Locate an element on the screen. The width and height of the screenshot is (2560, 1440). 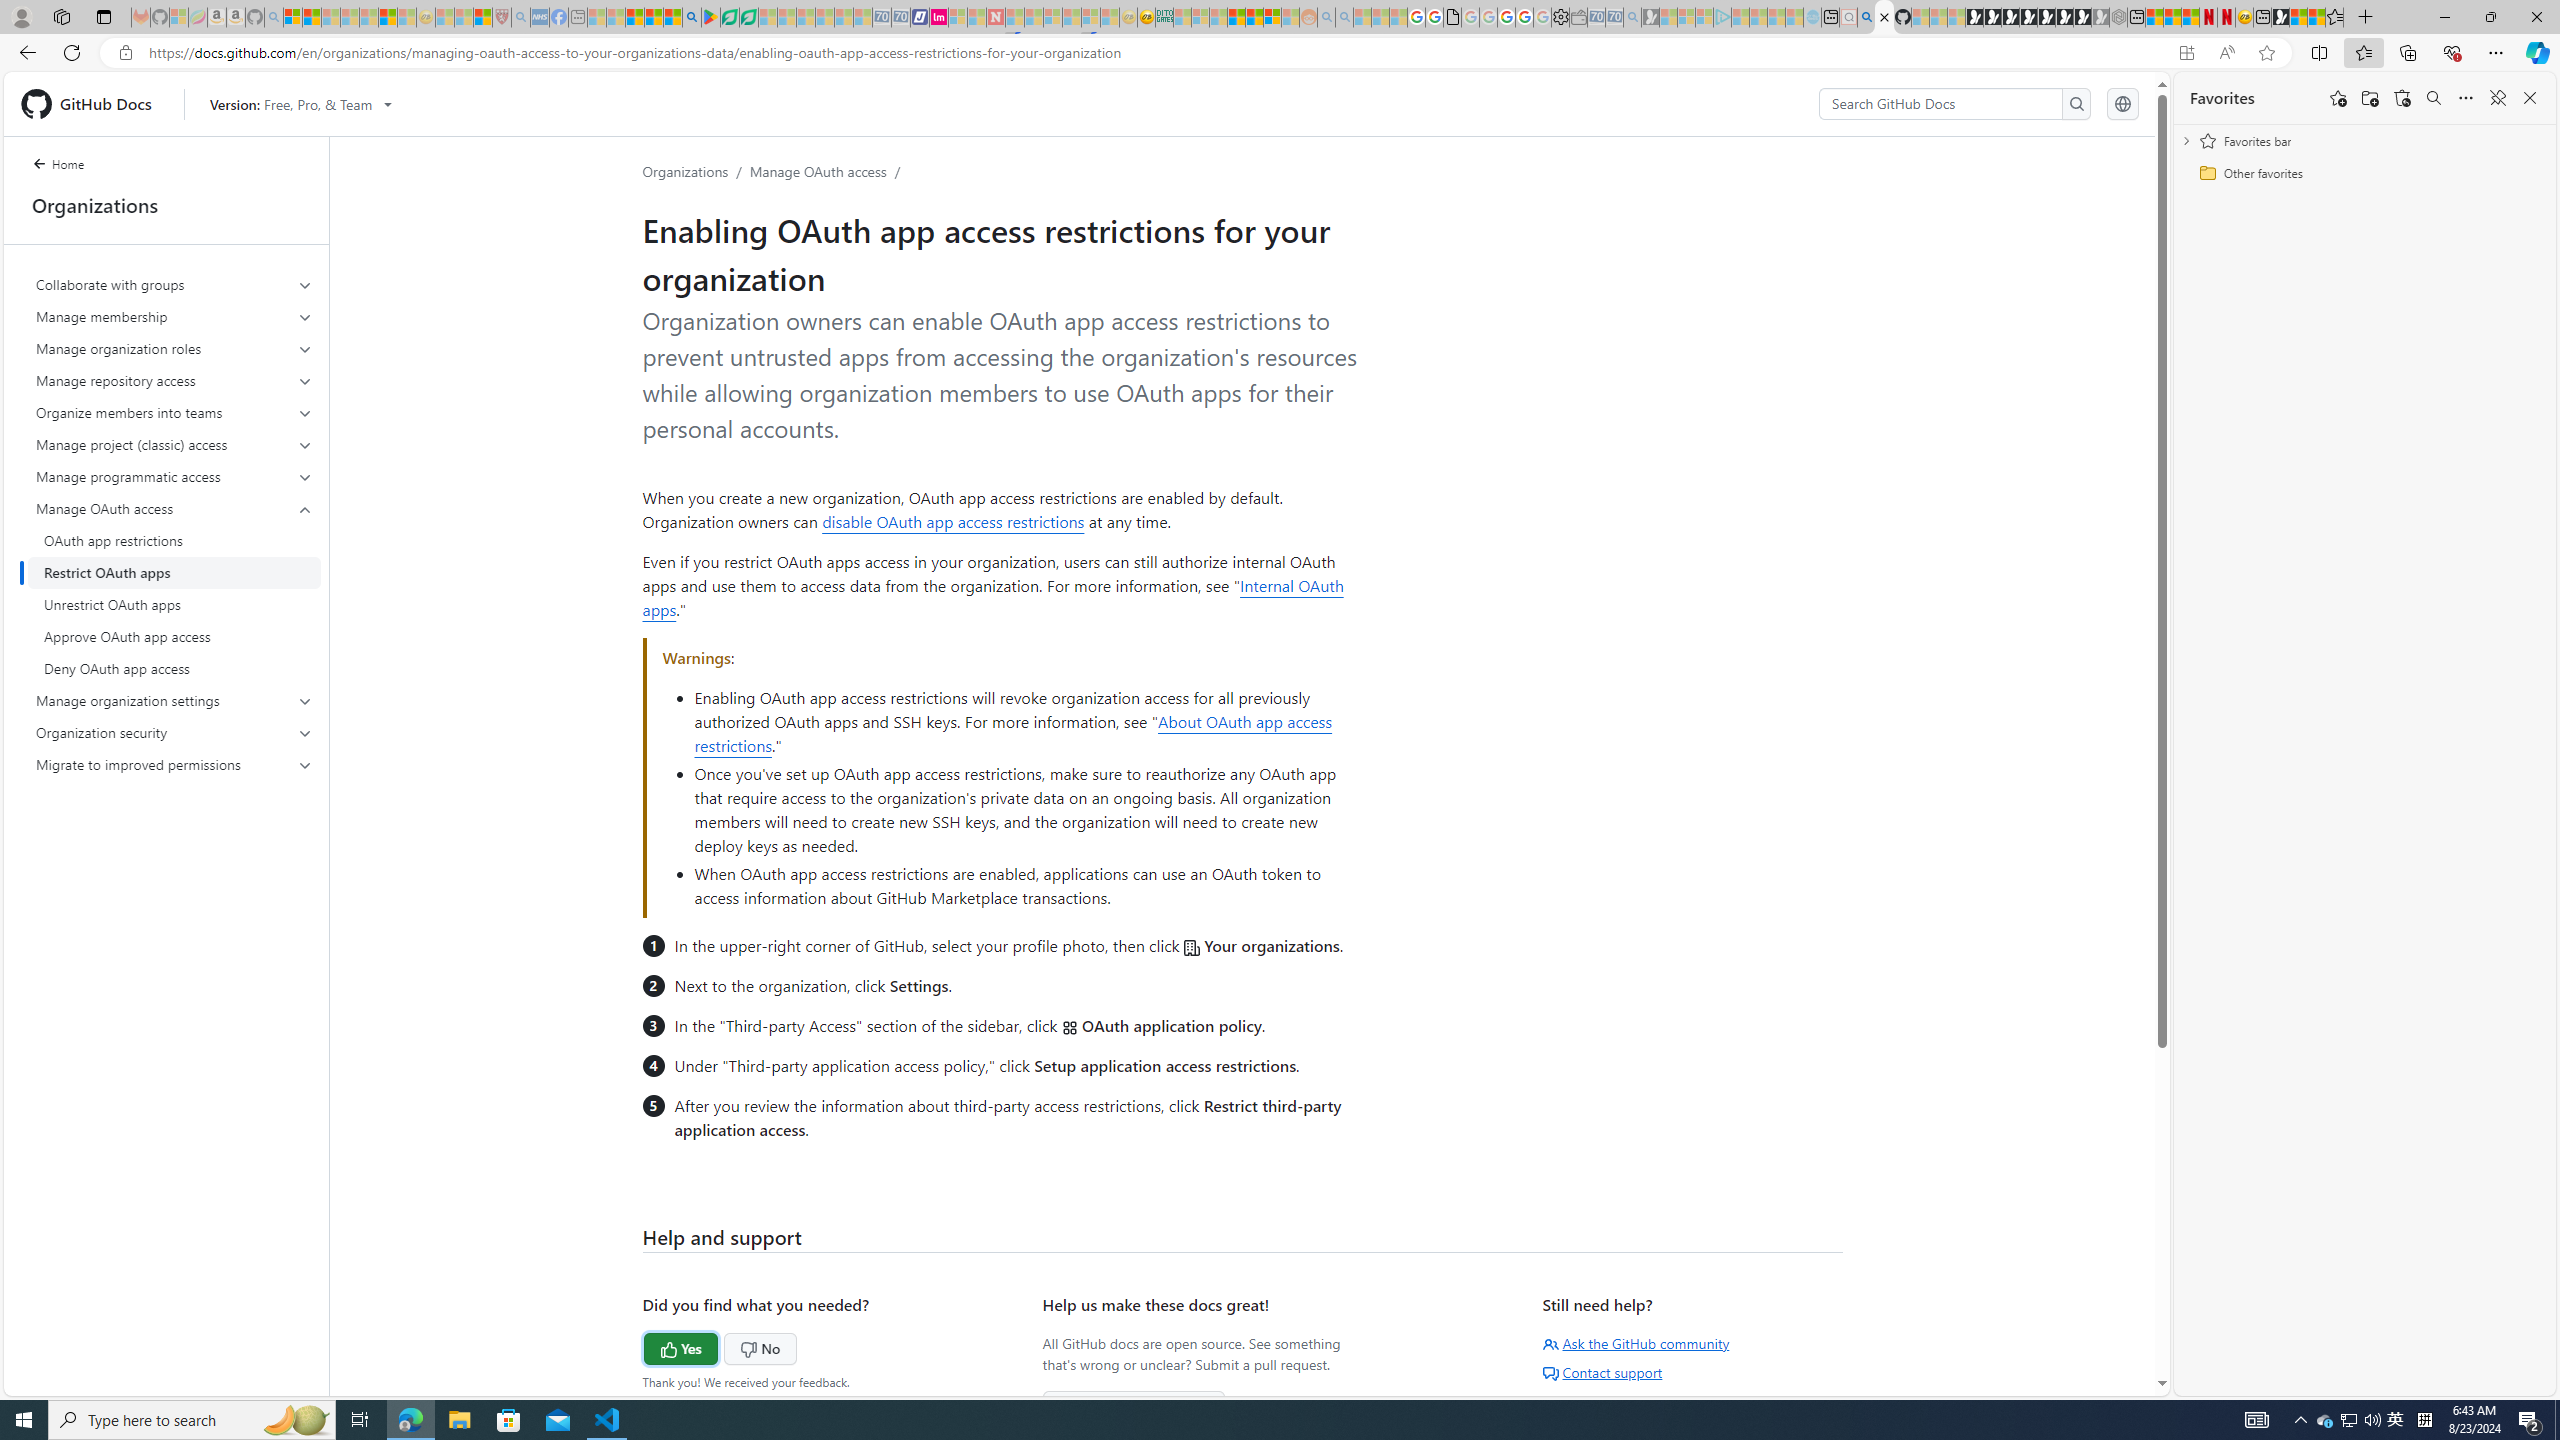
'Read aloud this page (Ctrl+Shift+U)' is located at coordinates (2226, 53).